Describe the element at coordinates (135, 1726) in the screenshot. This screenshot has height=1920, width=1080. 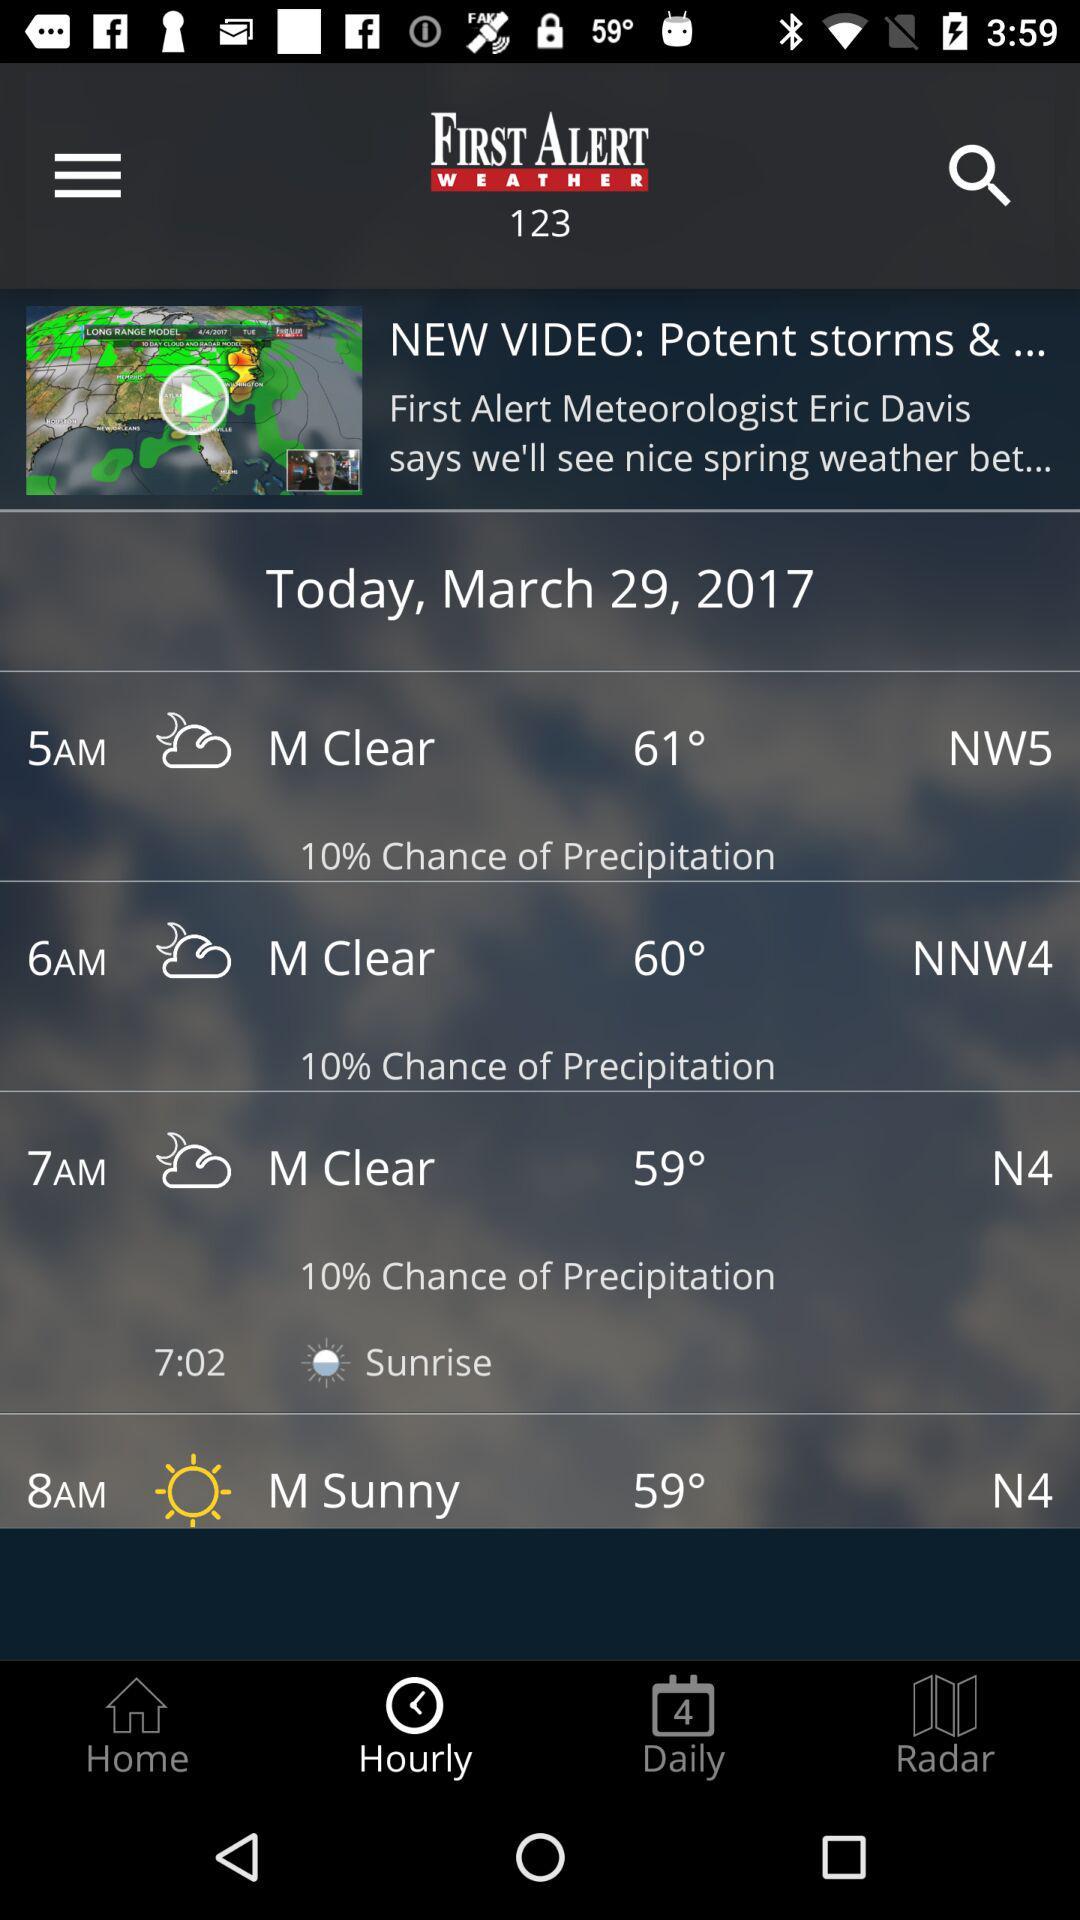
I see `the radio button to the left of hourly item` at that location.